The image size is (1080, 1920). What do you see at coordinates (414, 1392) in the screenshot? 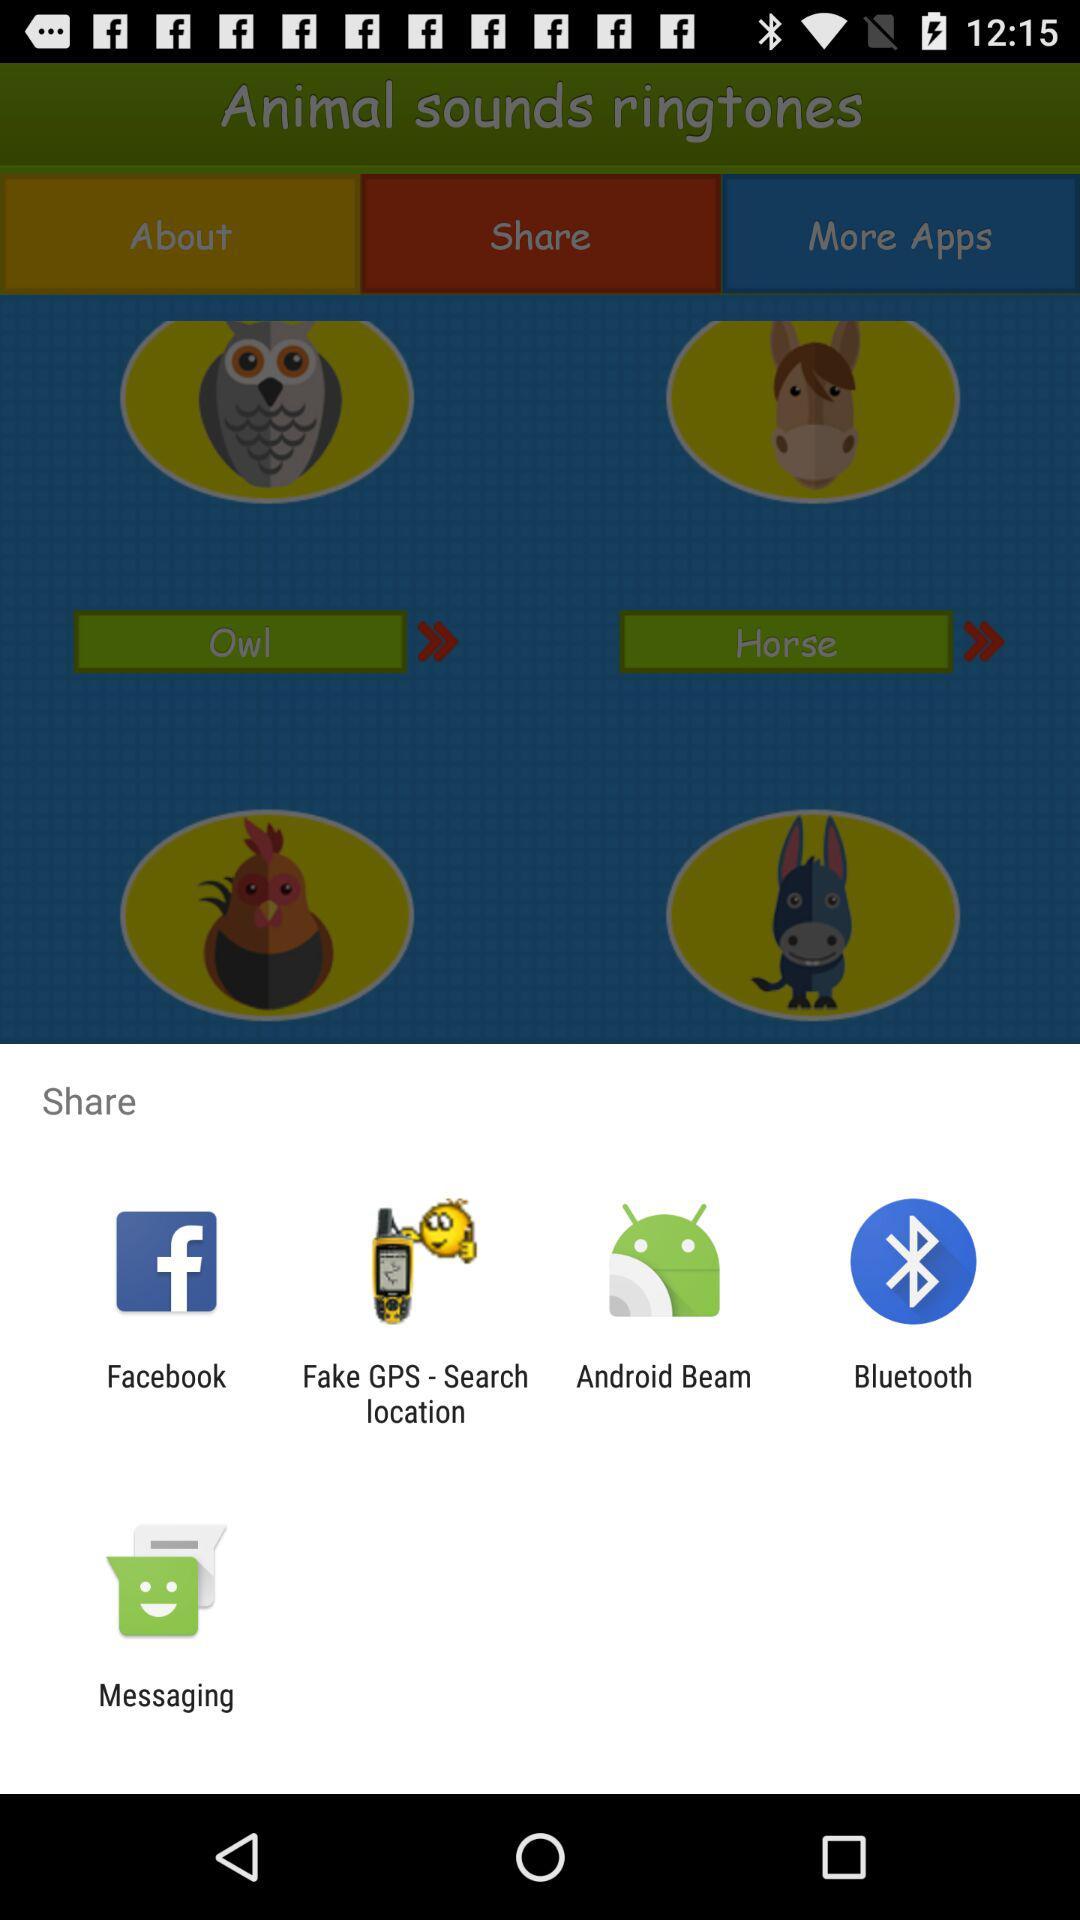
I see `icon to the right of facebook app` at bounding box center [414, 1392].